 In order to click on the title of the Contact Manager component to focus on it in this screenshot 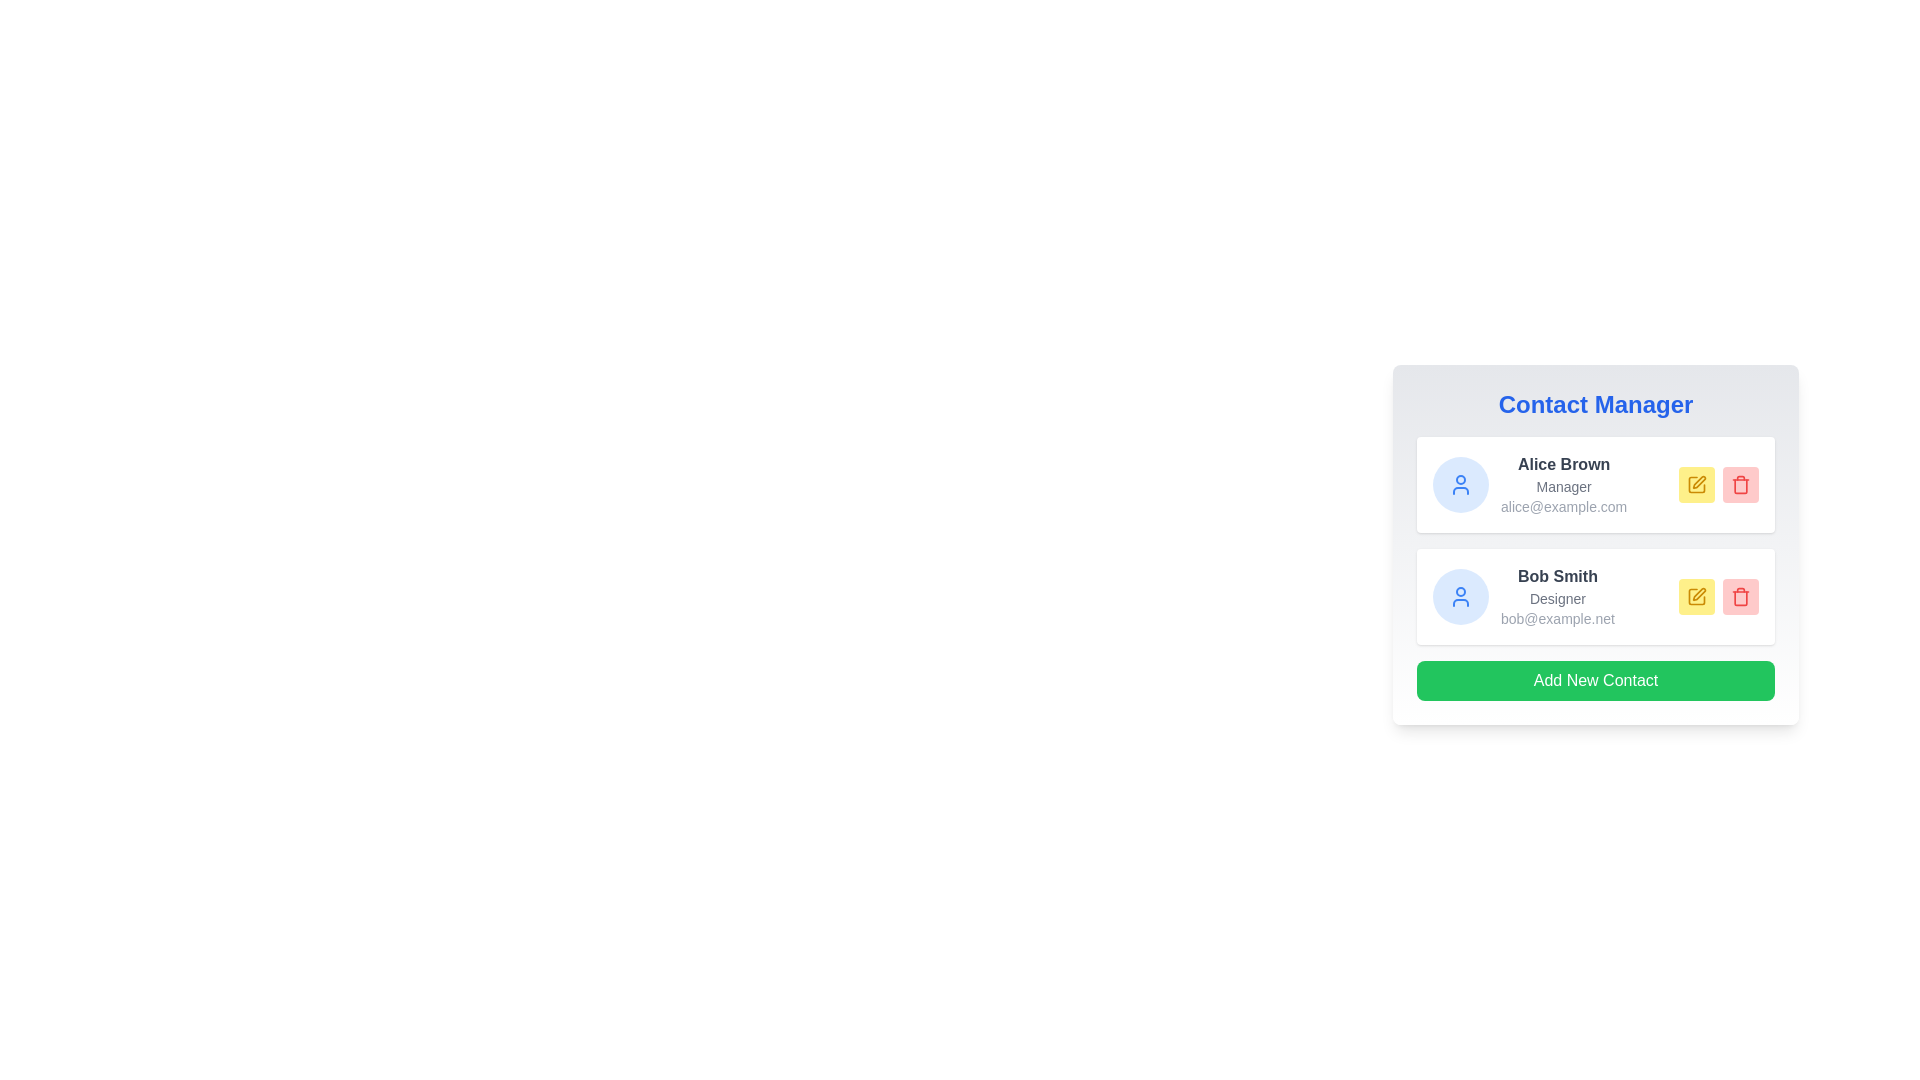, I will do `click(1595, 405)`.